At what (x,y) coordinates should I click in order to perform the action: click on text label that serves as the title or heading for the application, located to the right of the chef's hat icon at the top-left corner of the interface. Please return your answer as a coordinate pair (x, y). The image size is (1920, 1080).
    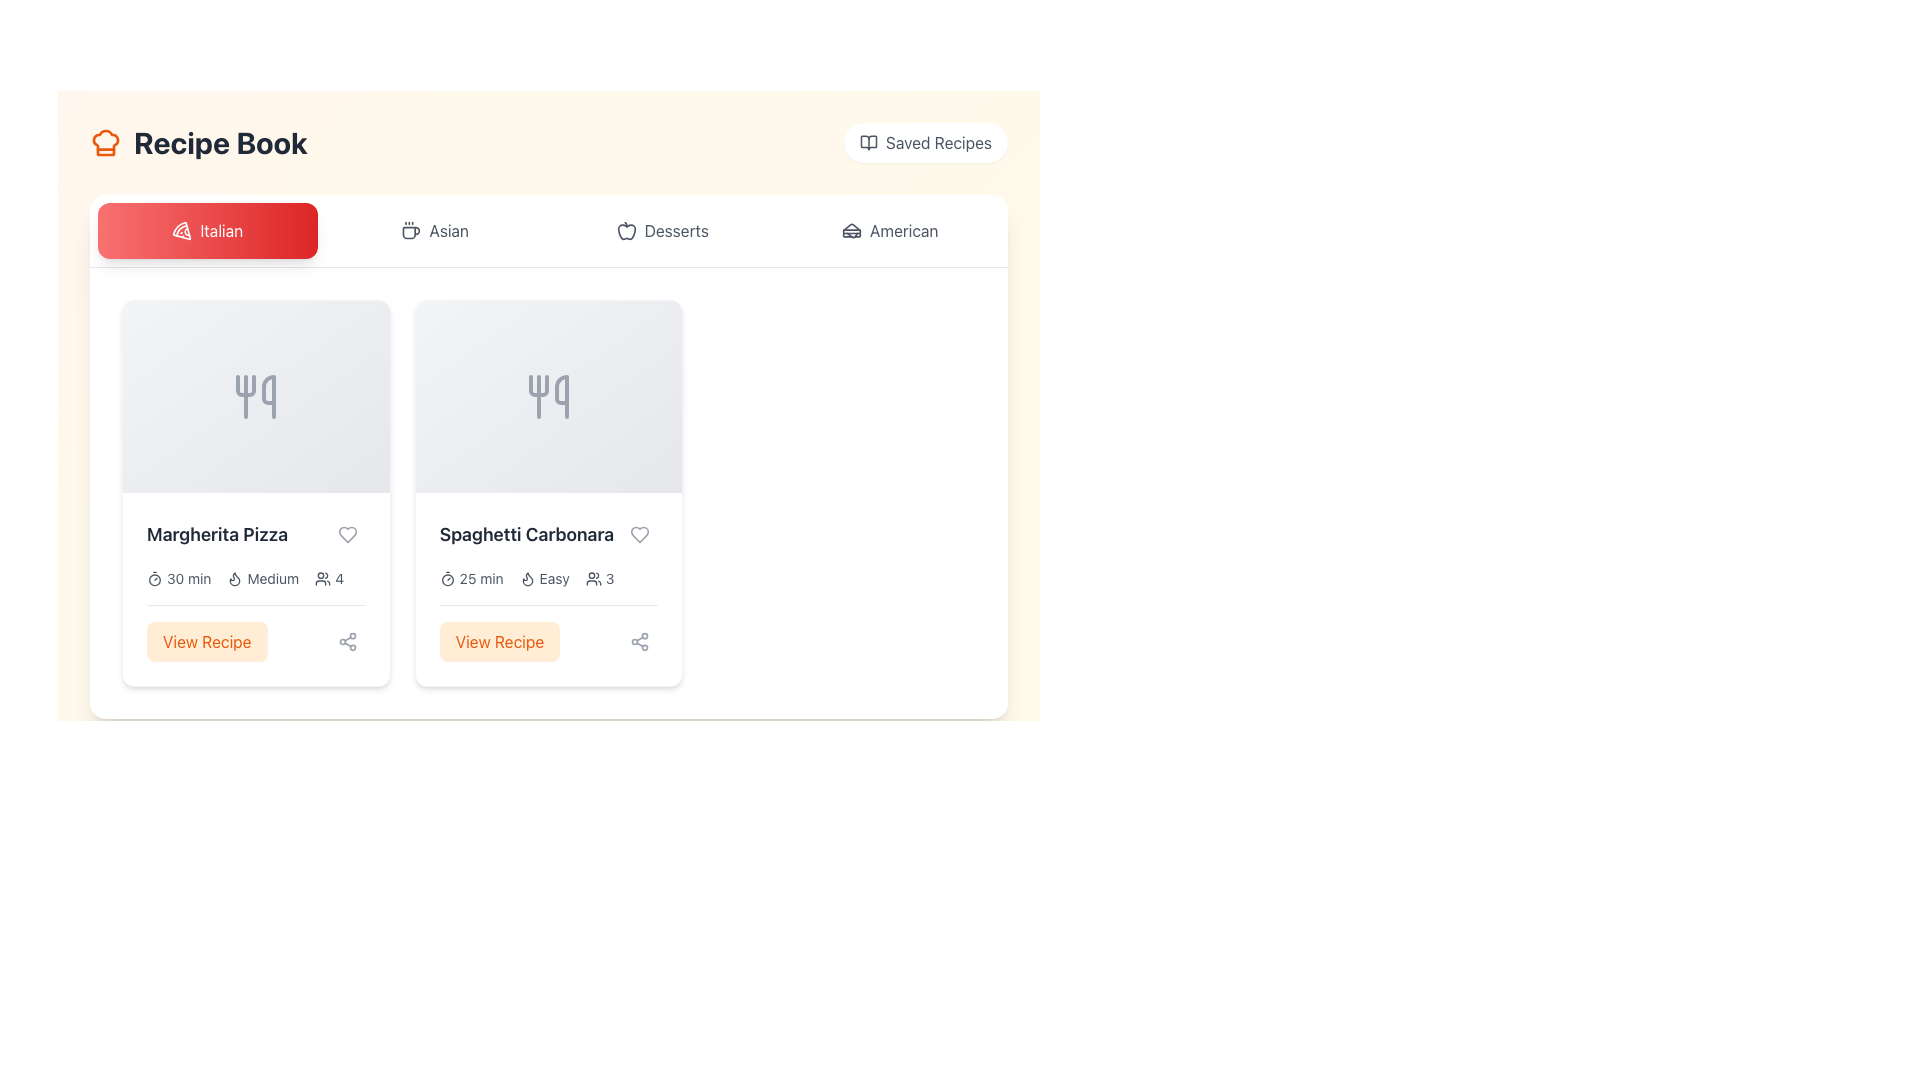
    Looking at the image, I should click on (220, 141).